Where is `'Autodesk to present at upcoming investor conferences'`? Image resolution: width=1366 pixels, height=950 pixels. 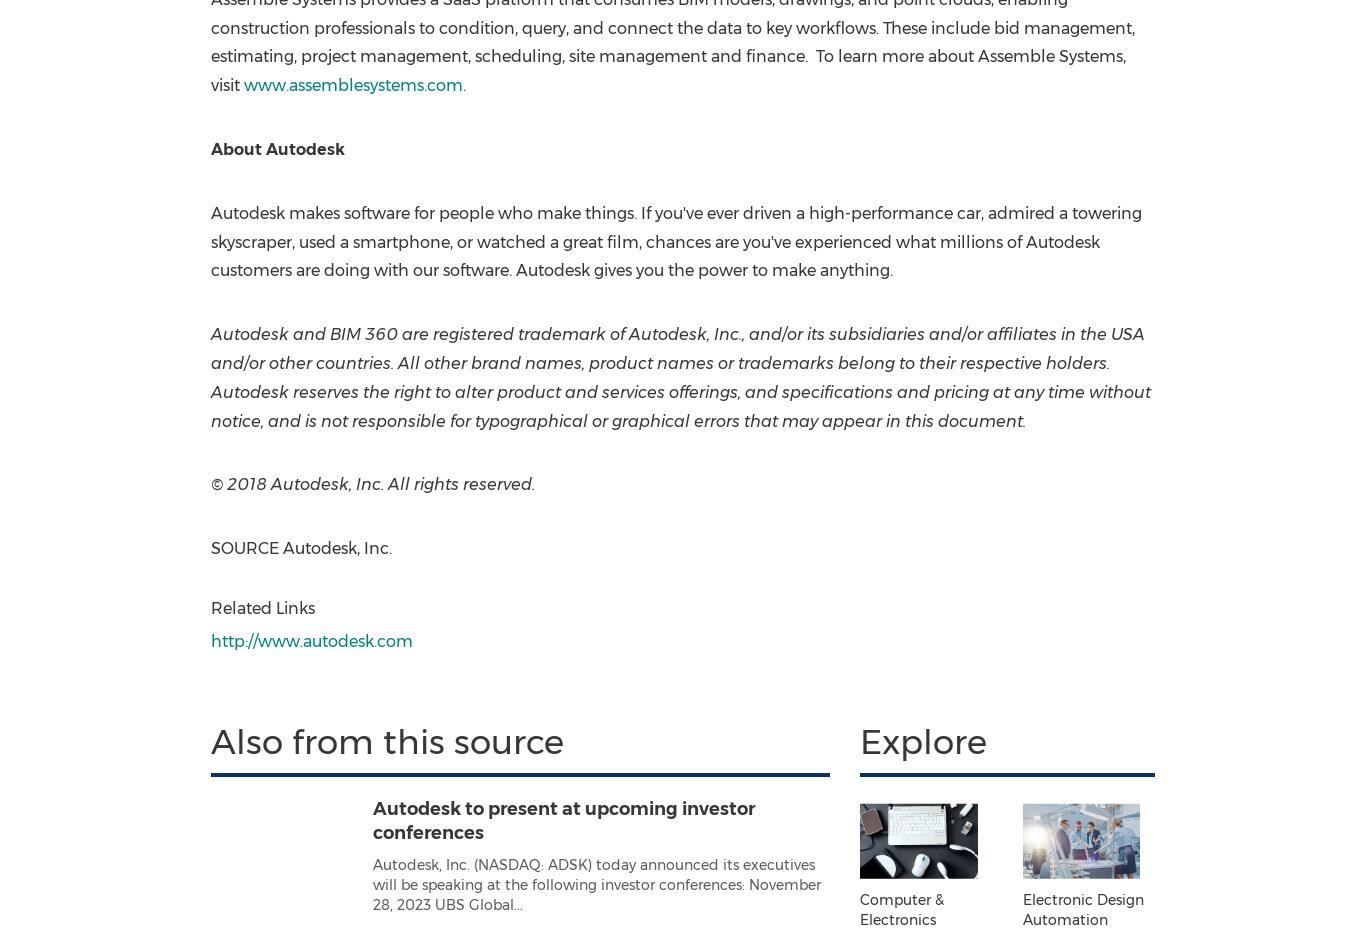
'Autodesk to present at upcoming investor conferences' is located at coordinates (370, 819).